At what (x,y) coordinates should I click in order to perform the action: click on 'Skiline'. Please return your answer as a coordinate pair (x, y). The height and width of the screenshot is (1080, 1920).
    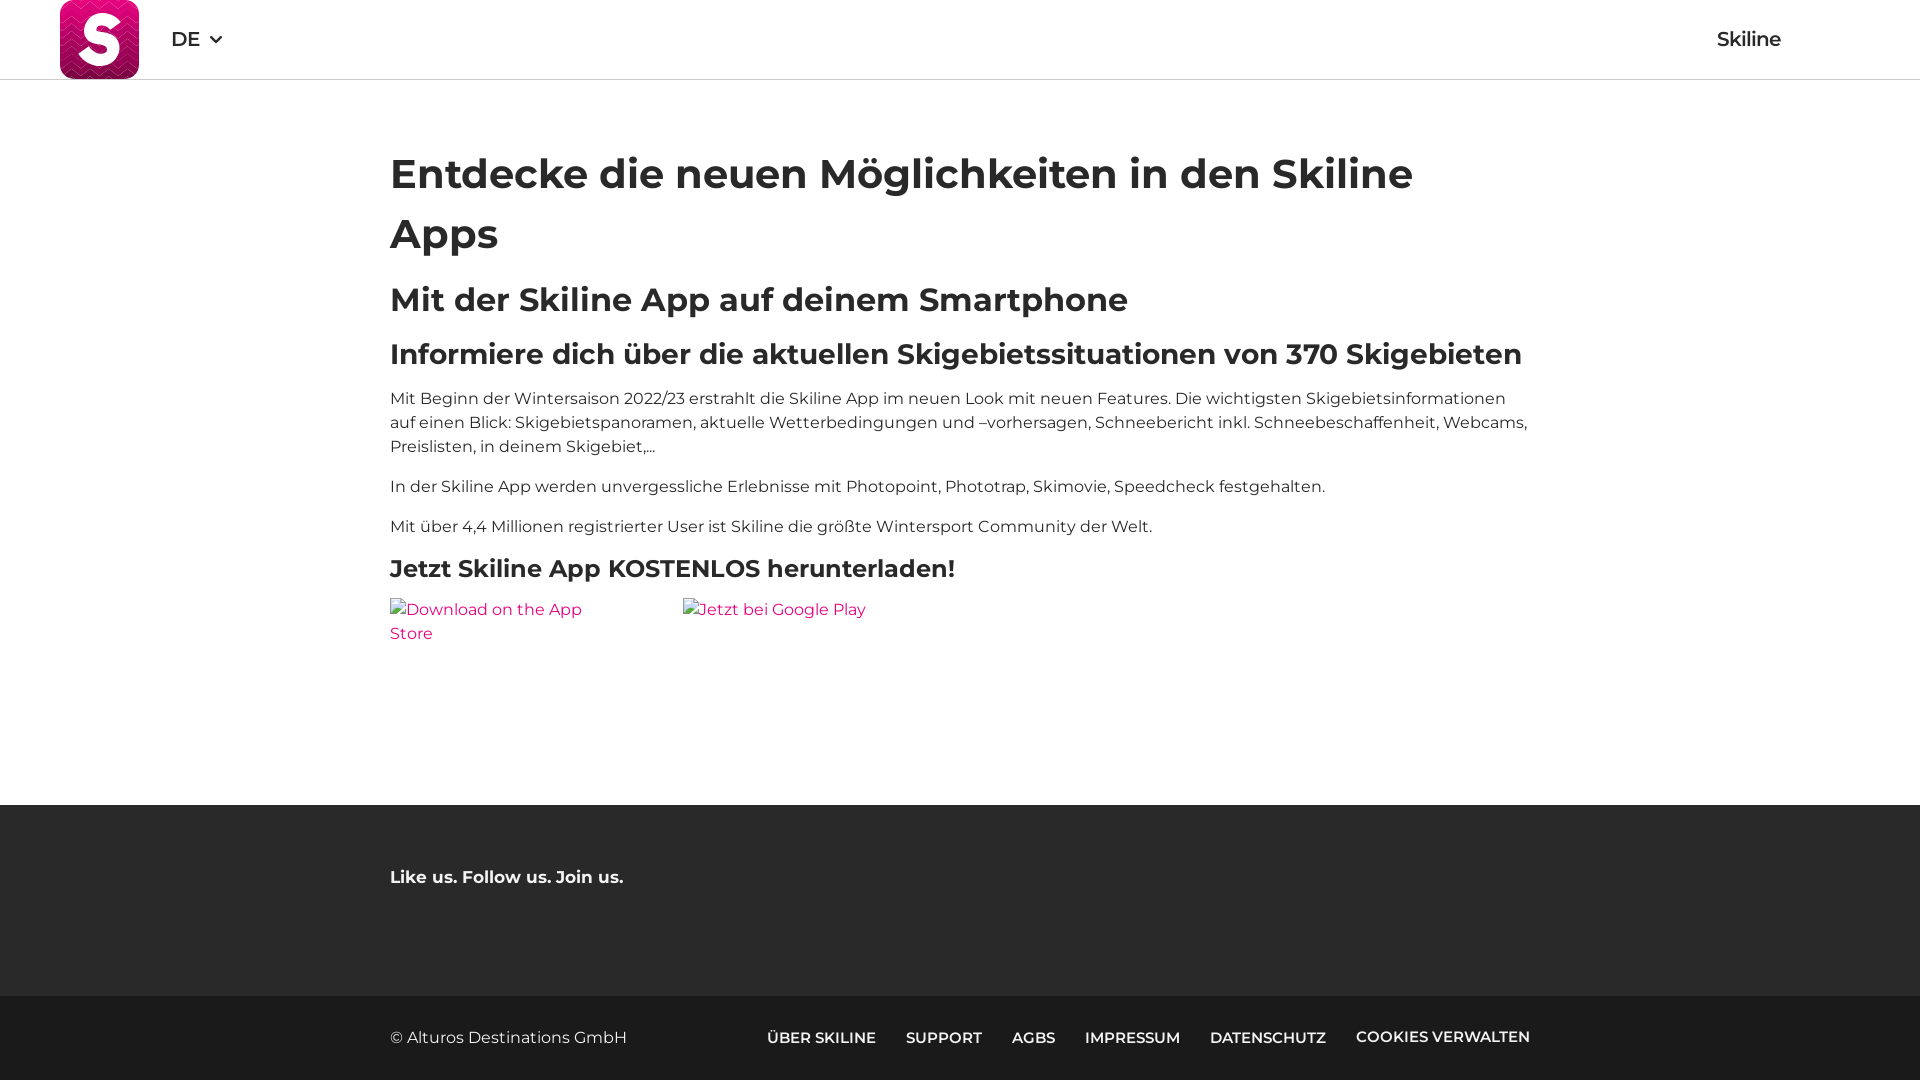
    Looking at the image, I should click on (1696, 39).